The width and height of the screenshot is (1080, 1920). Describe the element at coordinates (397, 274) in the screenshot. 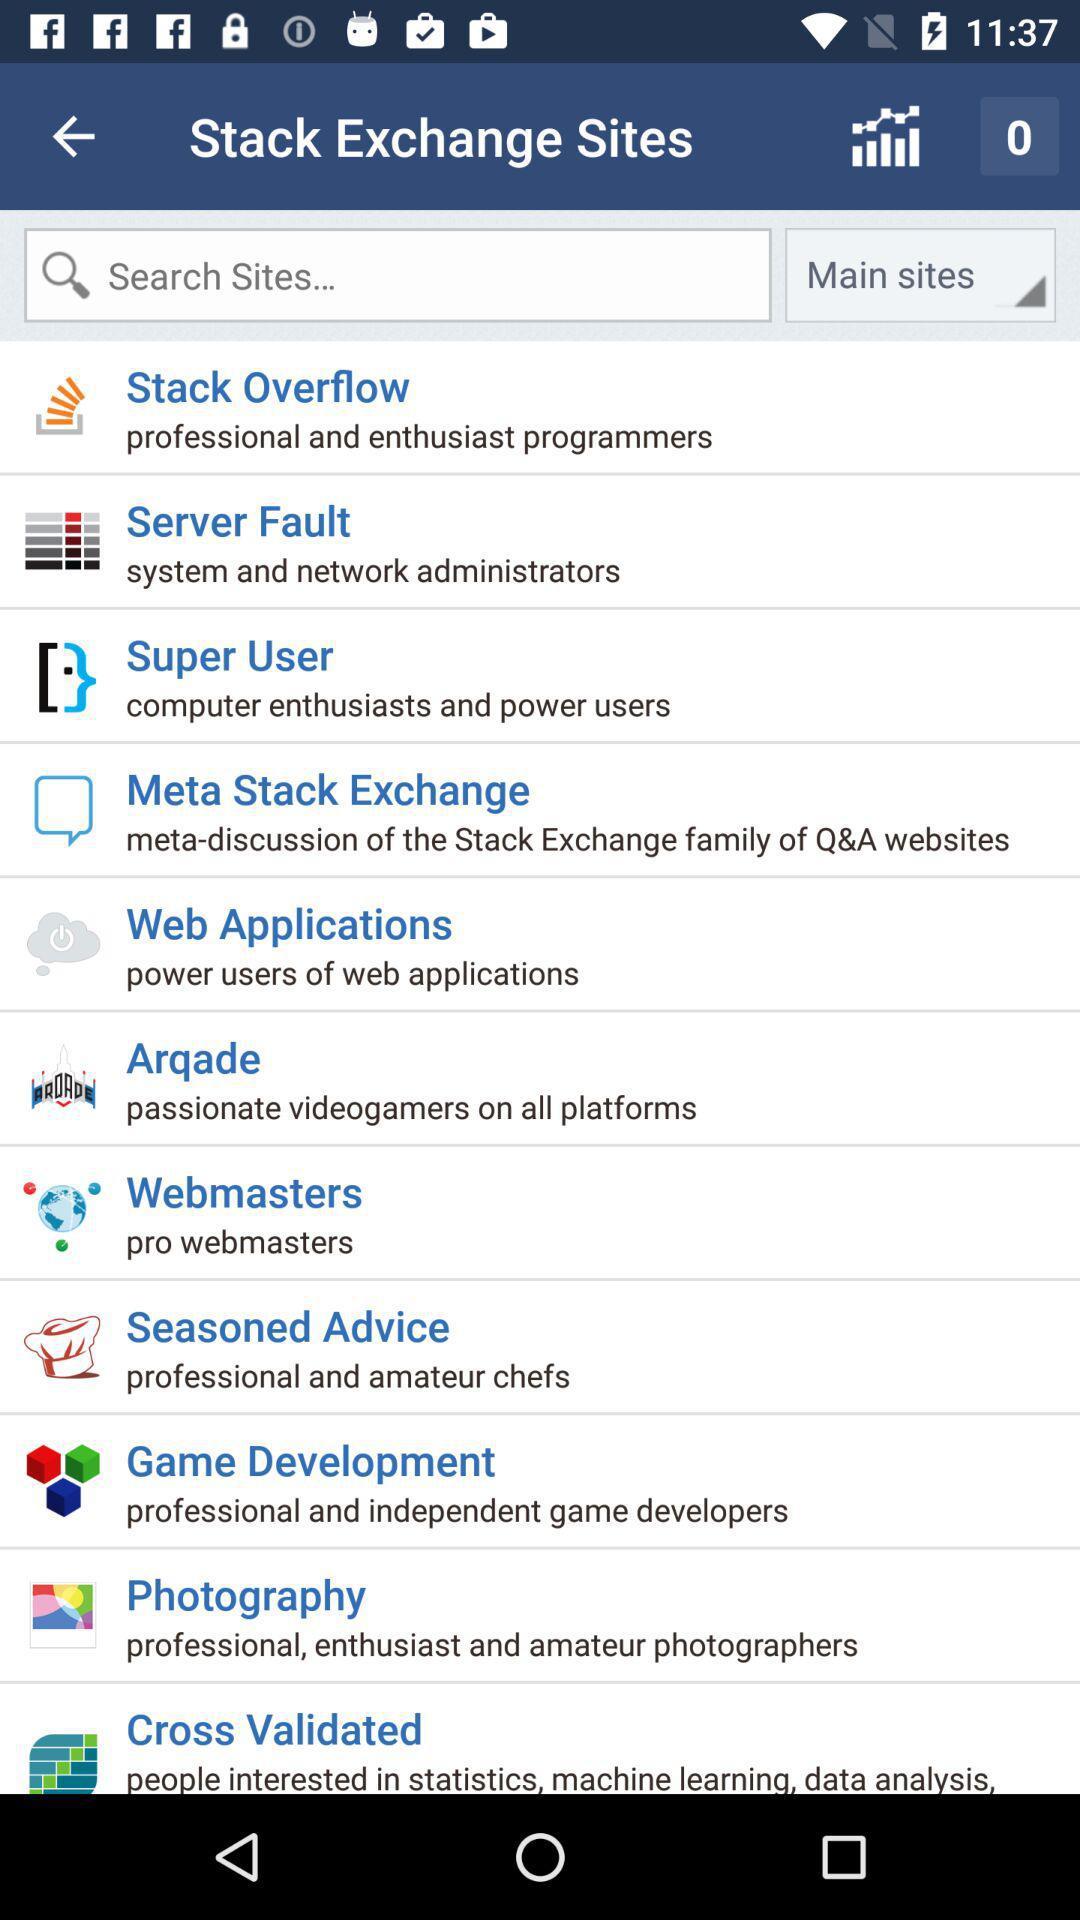

I see `the icon to the left of main sites` at that location.